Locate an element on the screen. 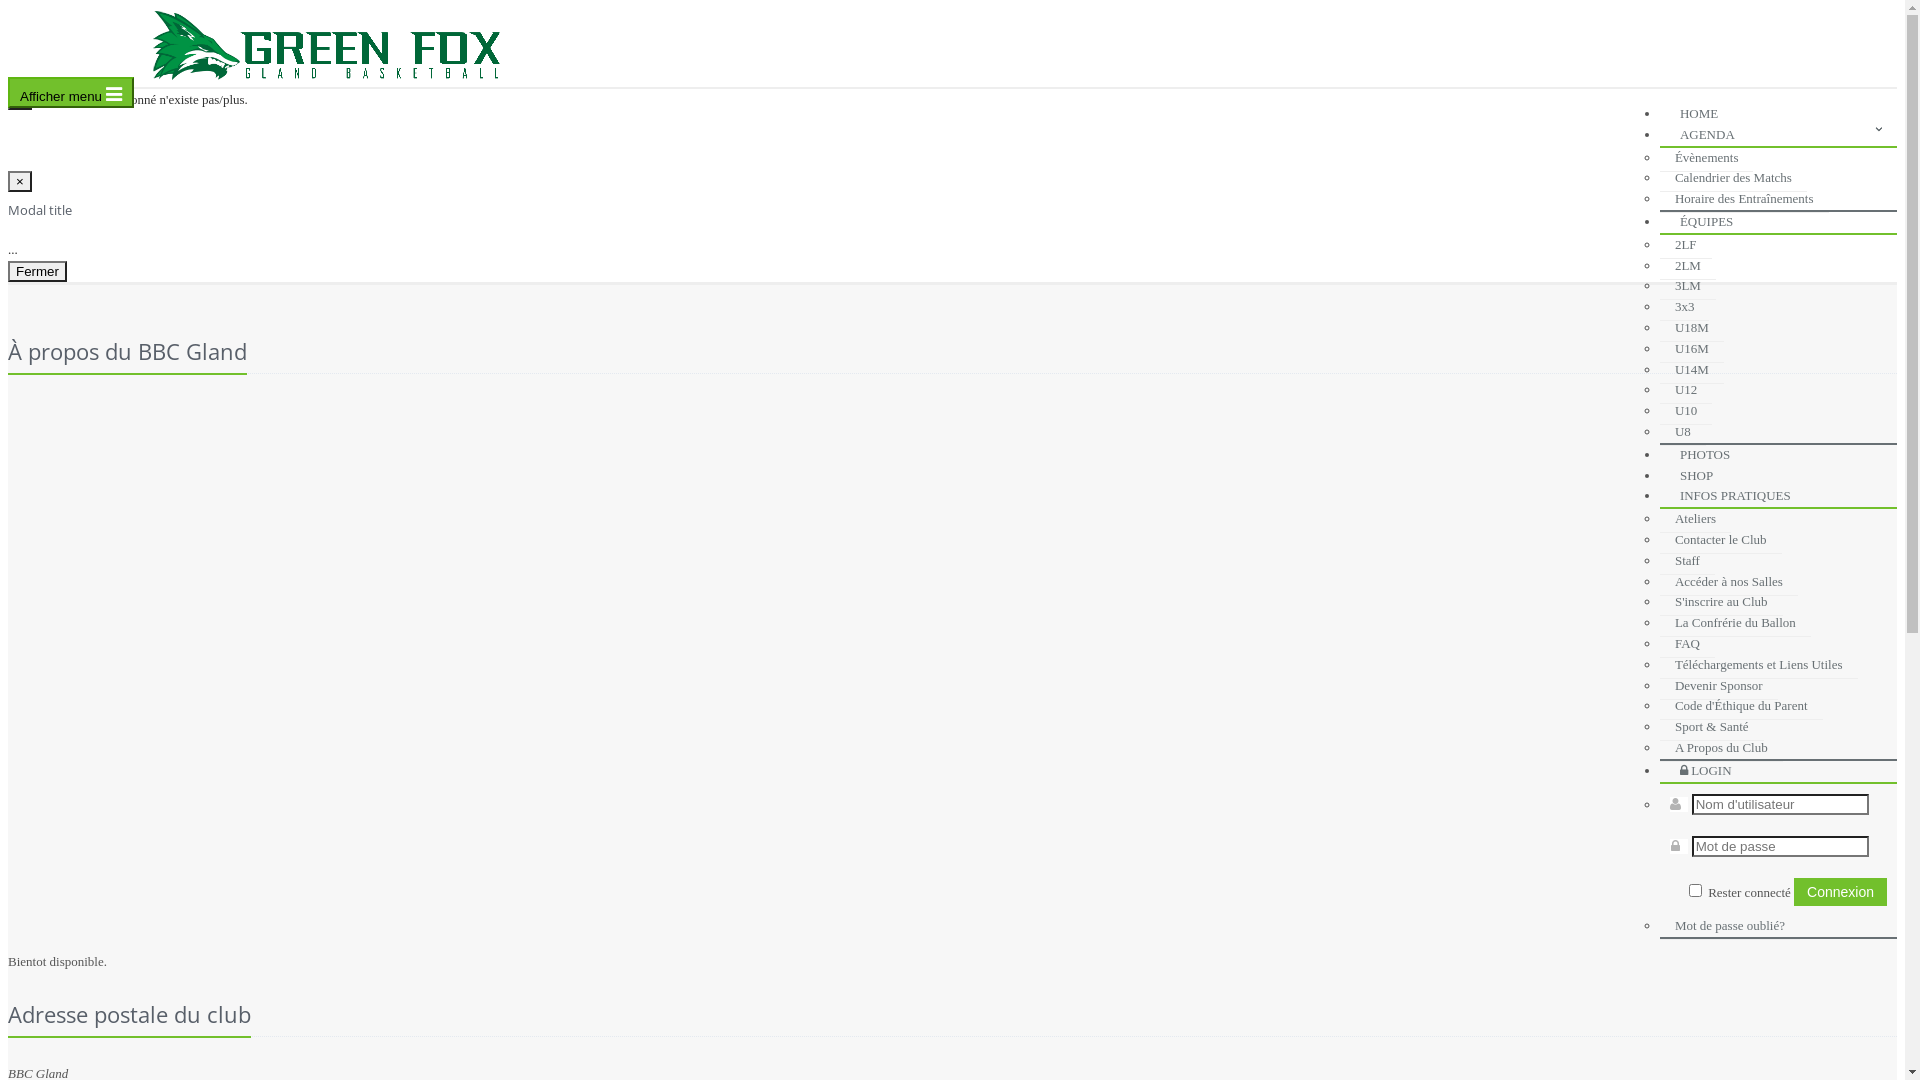 The image size is (1920, 1080). '3LM' is located at coordinates (1687, 285).